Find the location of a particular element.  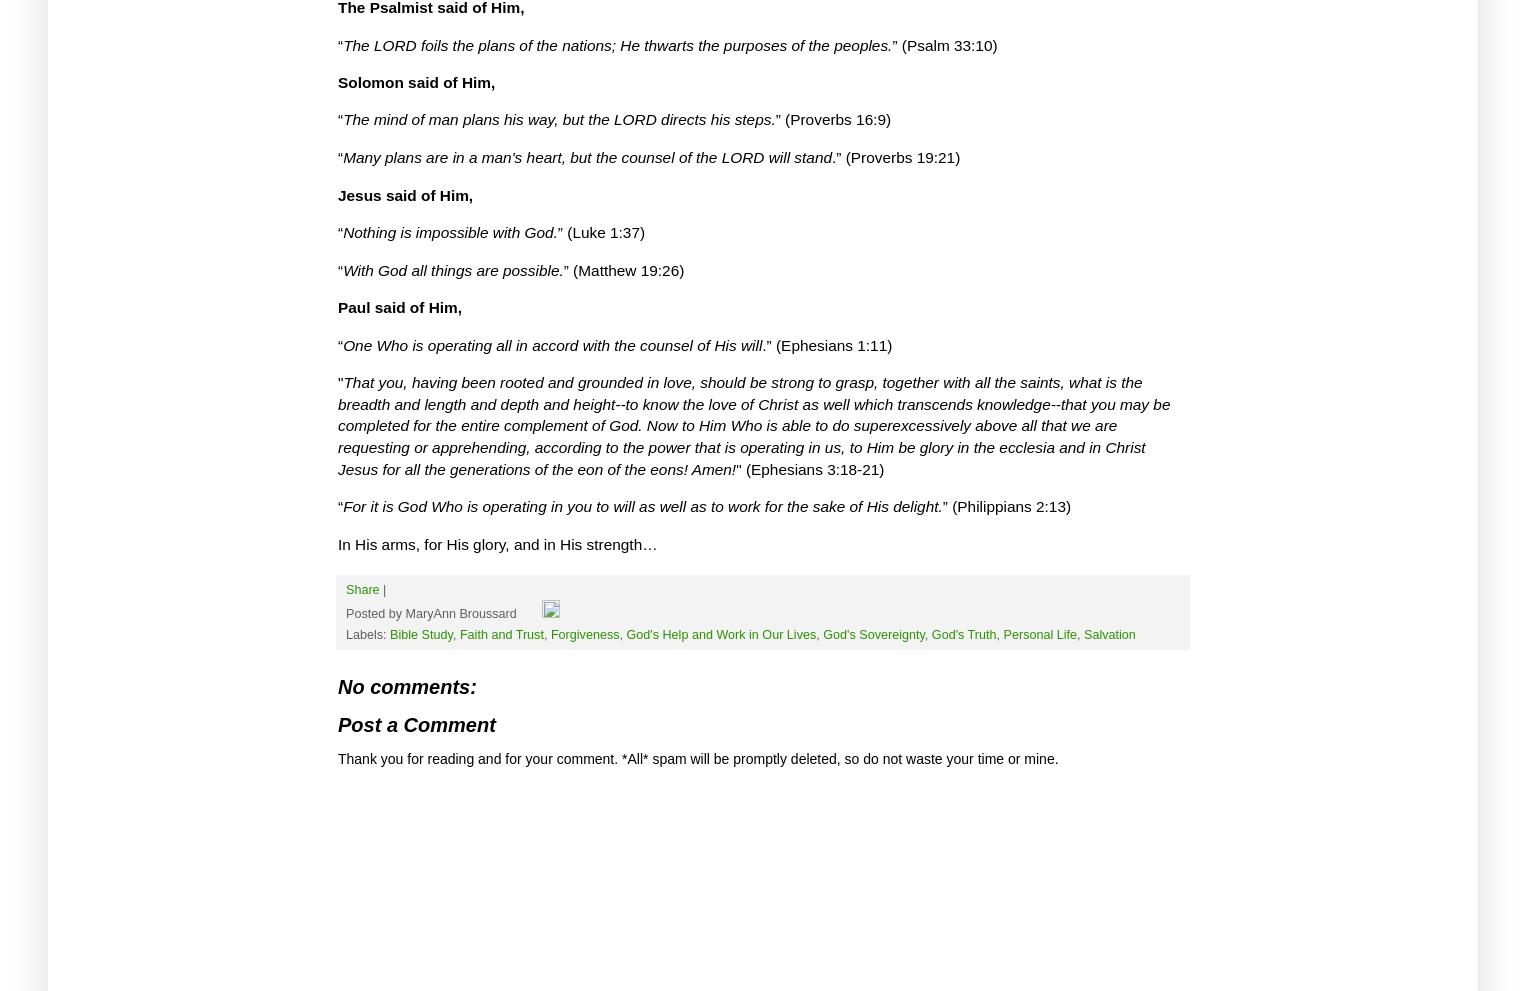

'Posted by' is located at coordinates (374, 614).